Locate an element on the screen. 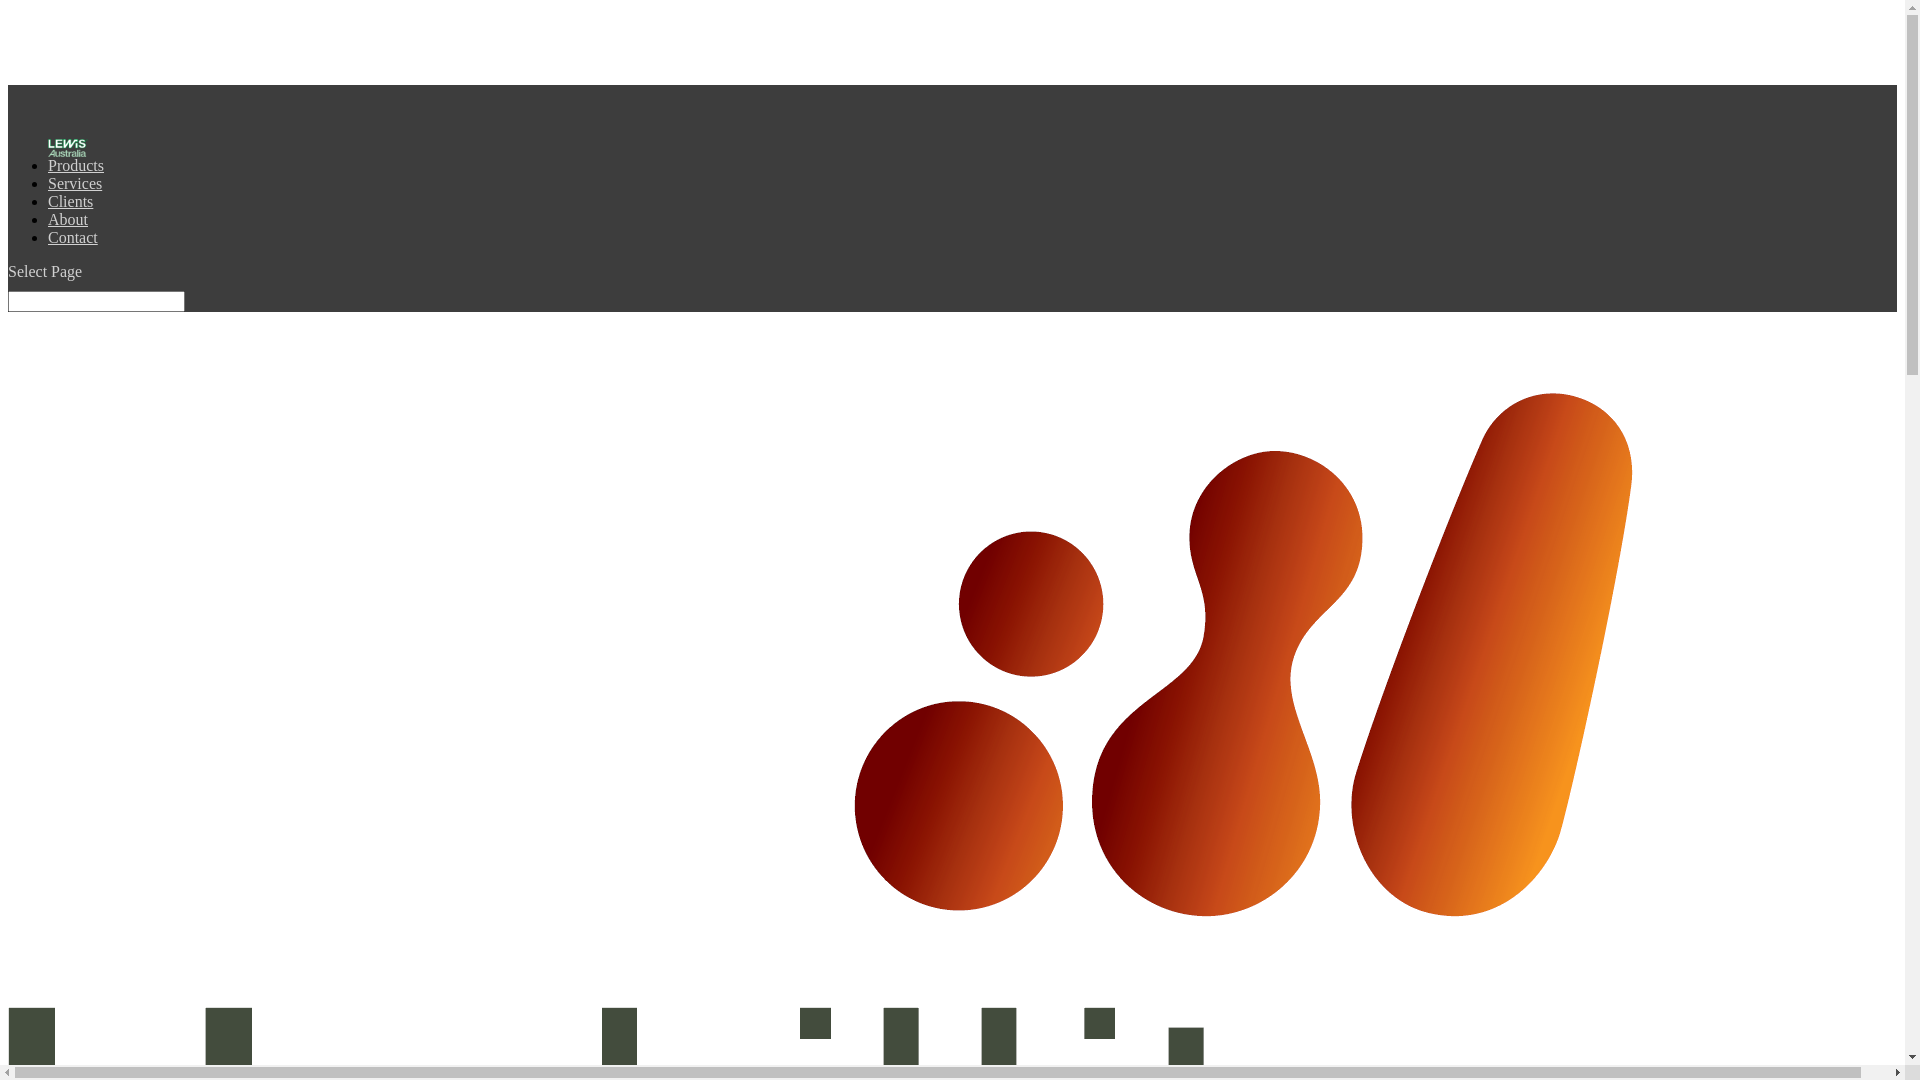 The height and width of the screenshot is (1080, 1920). 'Search for:' is located at coordinates (95, 301).